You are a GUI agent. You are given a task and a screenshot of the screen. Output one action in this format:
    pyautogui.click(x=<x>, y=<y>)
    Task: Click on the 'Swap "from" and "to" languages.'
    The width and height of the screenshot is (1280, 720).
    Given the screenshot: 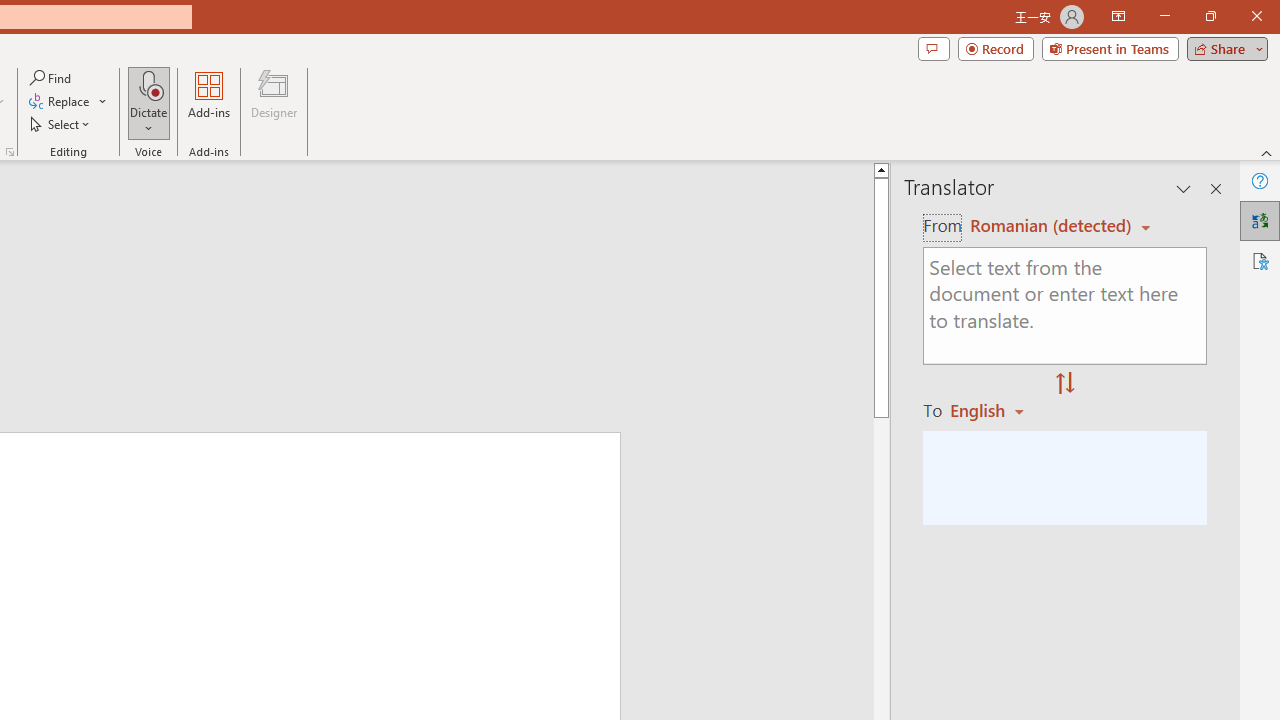 What is the action you would take?
    pyautogui.click(x=1064, y=384)
    